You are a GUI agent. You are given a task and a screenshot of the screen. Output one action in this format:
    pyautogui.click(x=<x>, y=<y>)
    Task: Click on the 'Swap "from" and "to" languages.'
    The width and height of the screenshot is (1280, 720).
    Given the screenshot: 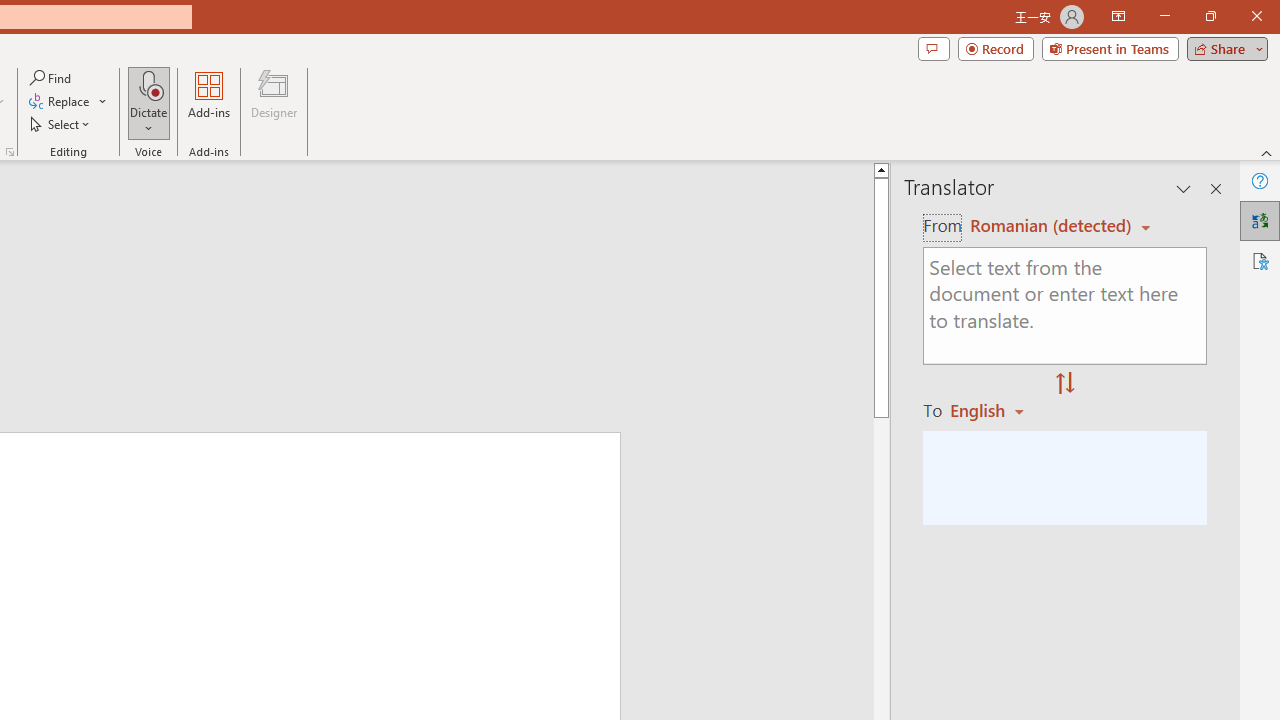 What is the action you would take?
    pyautogui.click(x=1064, y=384)
    